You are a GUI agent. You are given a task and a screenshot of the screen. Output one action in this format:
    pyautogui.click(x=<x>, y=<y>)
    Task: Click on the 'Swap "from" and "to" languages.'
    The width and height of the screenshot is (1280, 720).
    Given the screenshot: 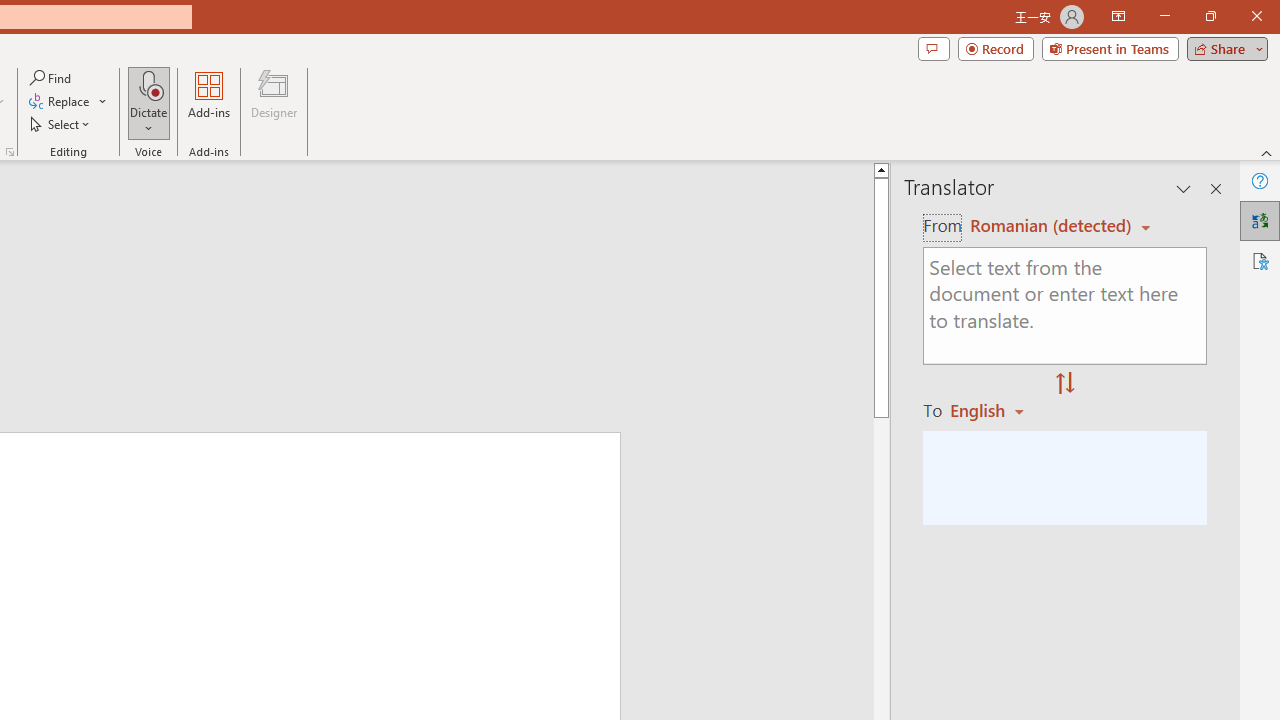 What is the action you would take?
    pyautogui.click(x=1064, y=384)
    